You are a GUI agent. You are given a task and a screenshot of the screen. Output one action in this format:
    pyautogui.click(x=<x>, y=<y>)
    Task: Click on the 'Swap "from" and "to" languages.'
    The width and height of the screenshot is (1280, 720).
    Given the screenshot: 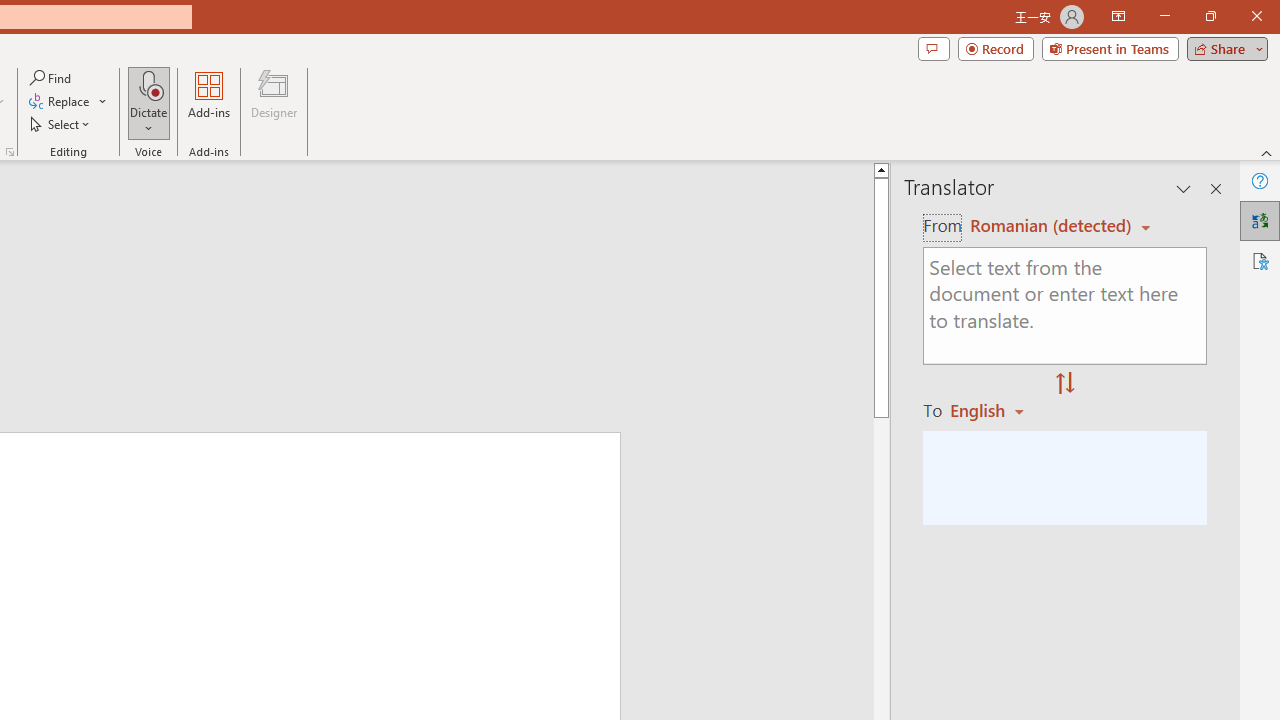 What is the action you would take?
    pyautogui.click(x=1064, y=384)
    